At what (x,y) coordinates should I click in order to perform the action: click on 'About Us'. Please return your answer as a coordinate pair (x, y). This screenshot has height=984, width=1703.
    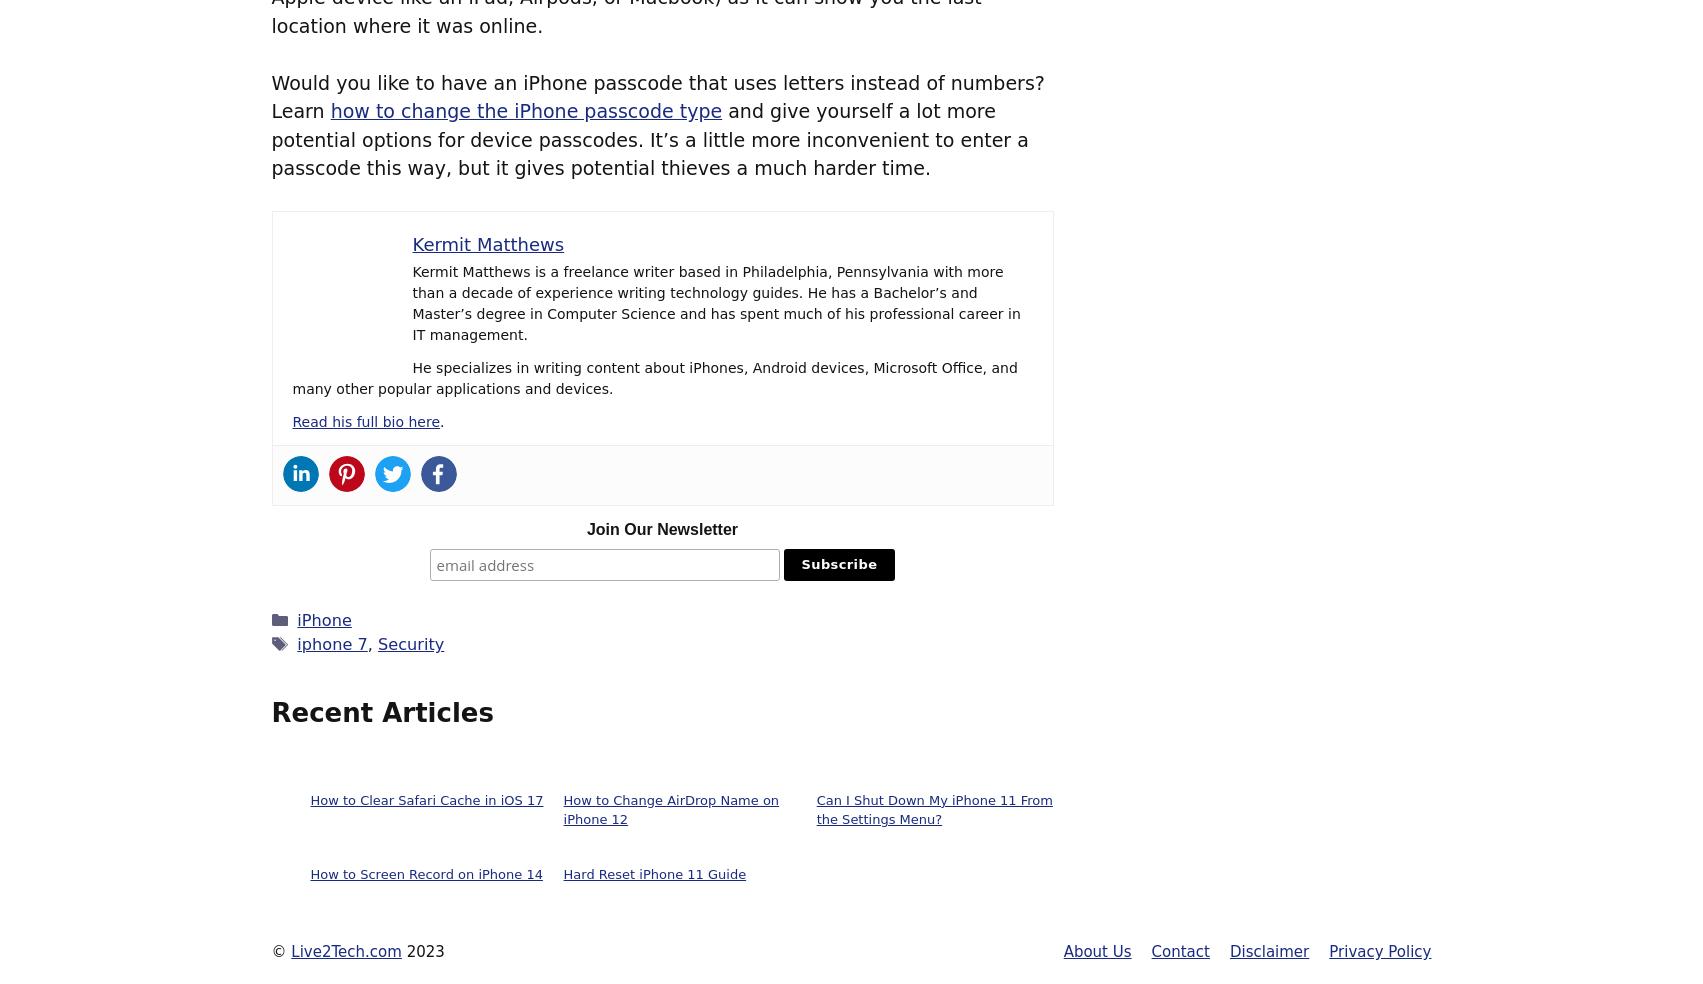
    Looking at the image, I should click on (1097, 952).